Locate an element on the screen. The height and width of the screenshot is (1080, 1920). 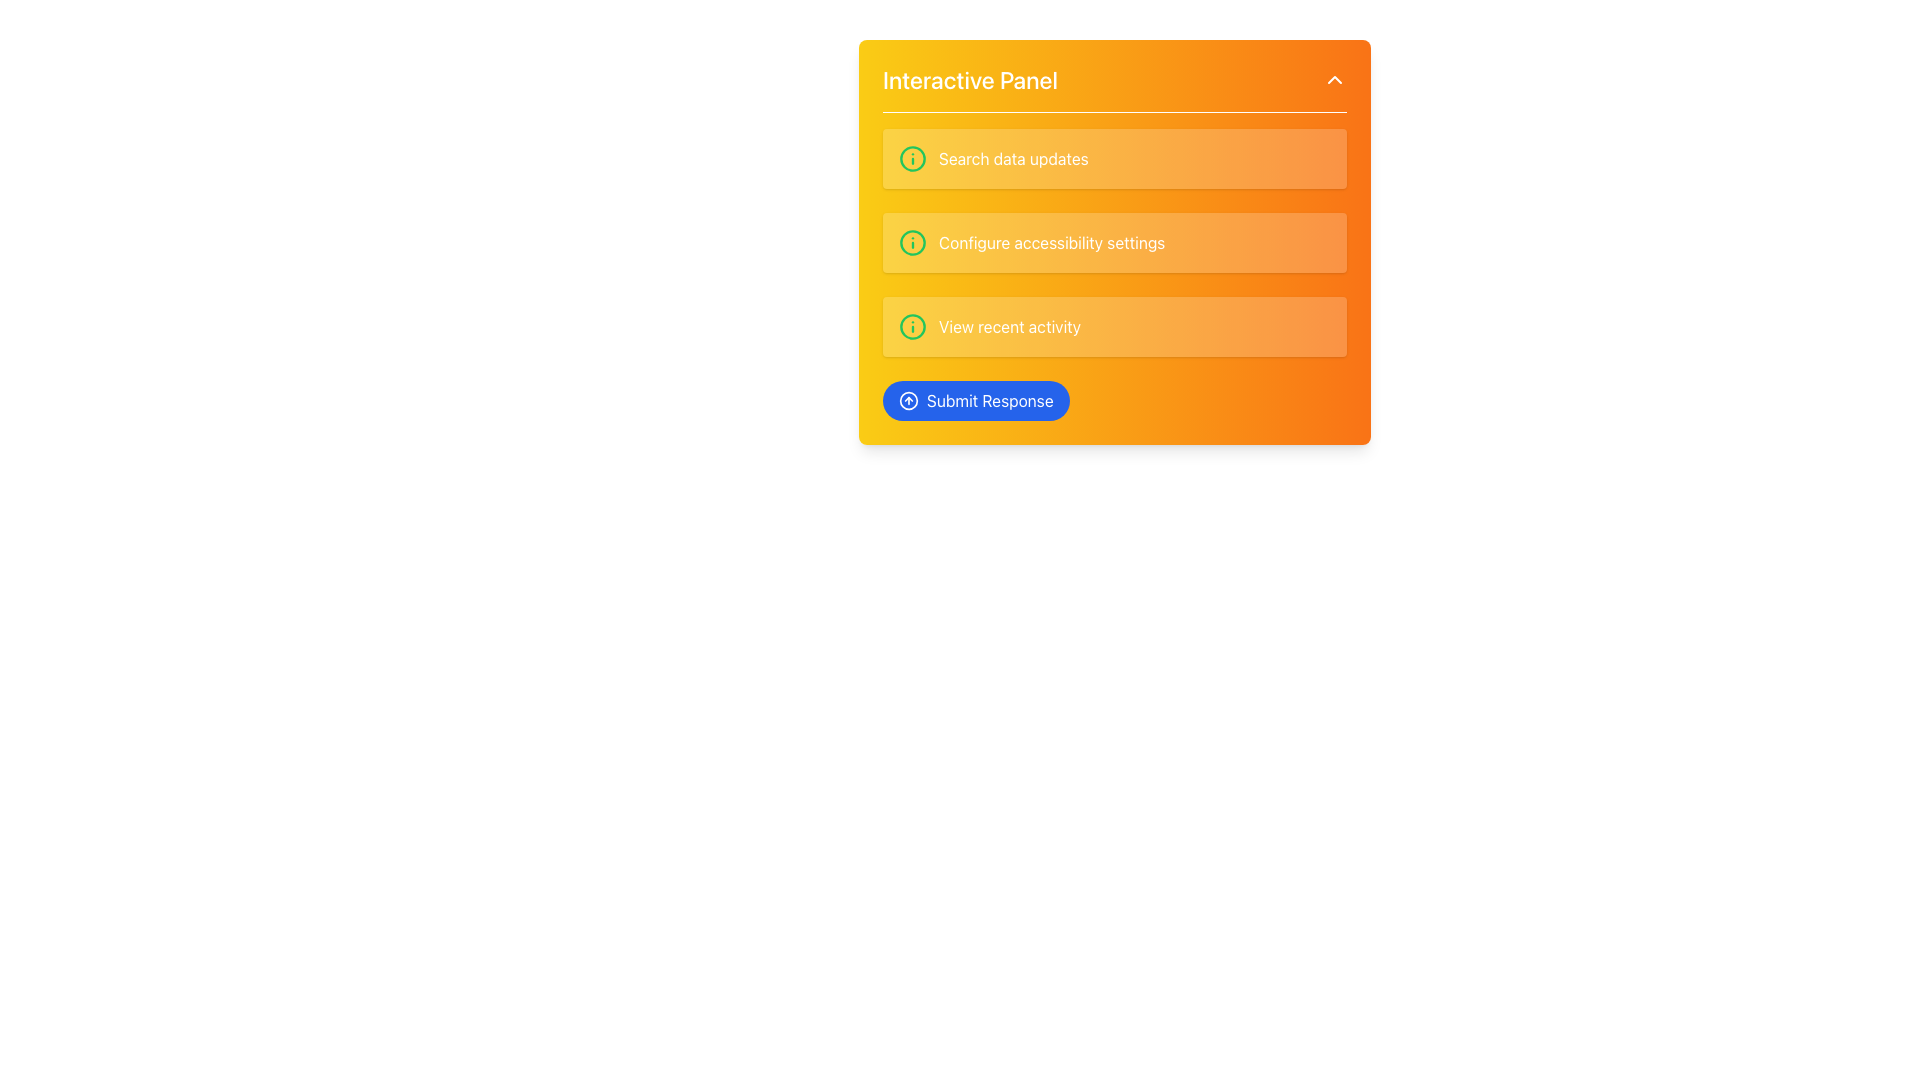
the first icon on the left within the 'Configure accessibility settings' option in the Interactive Panel is located at coordinates (911, 242).